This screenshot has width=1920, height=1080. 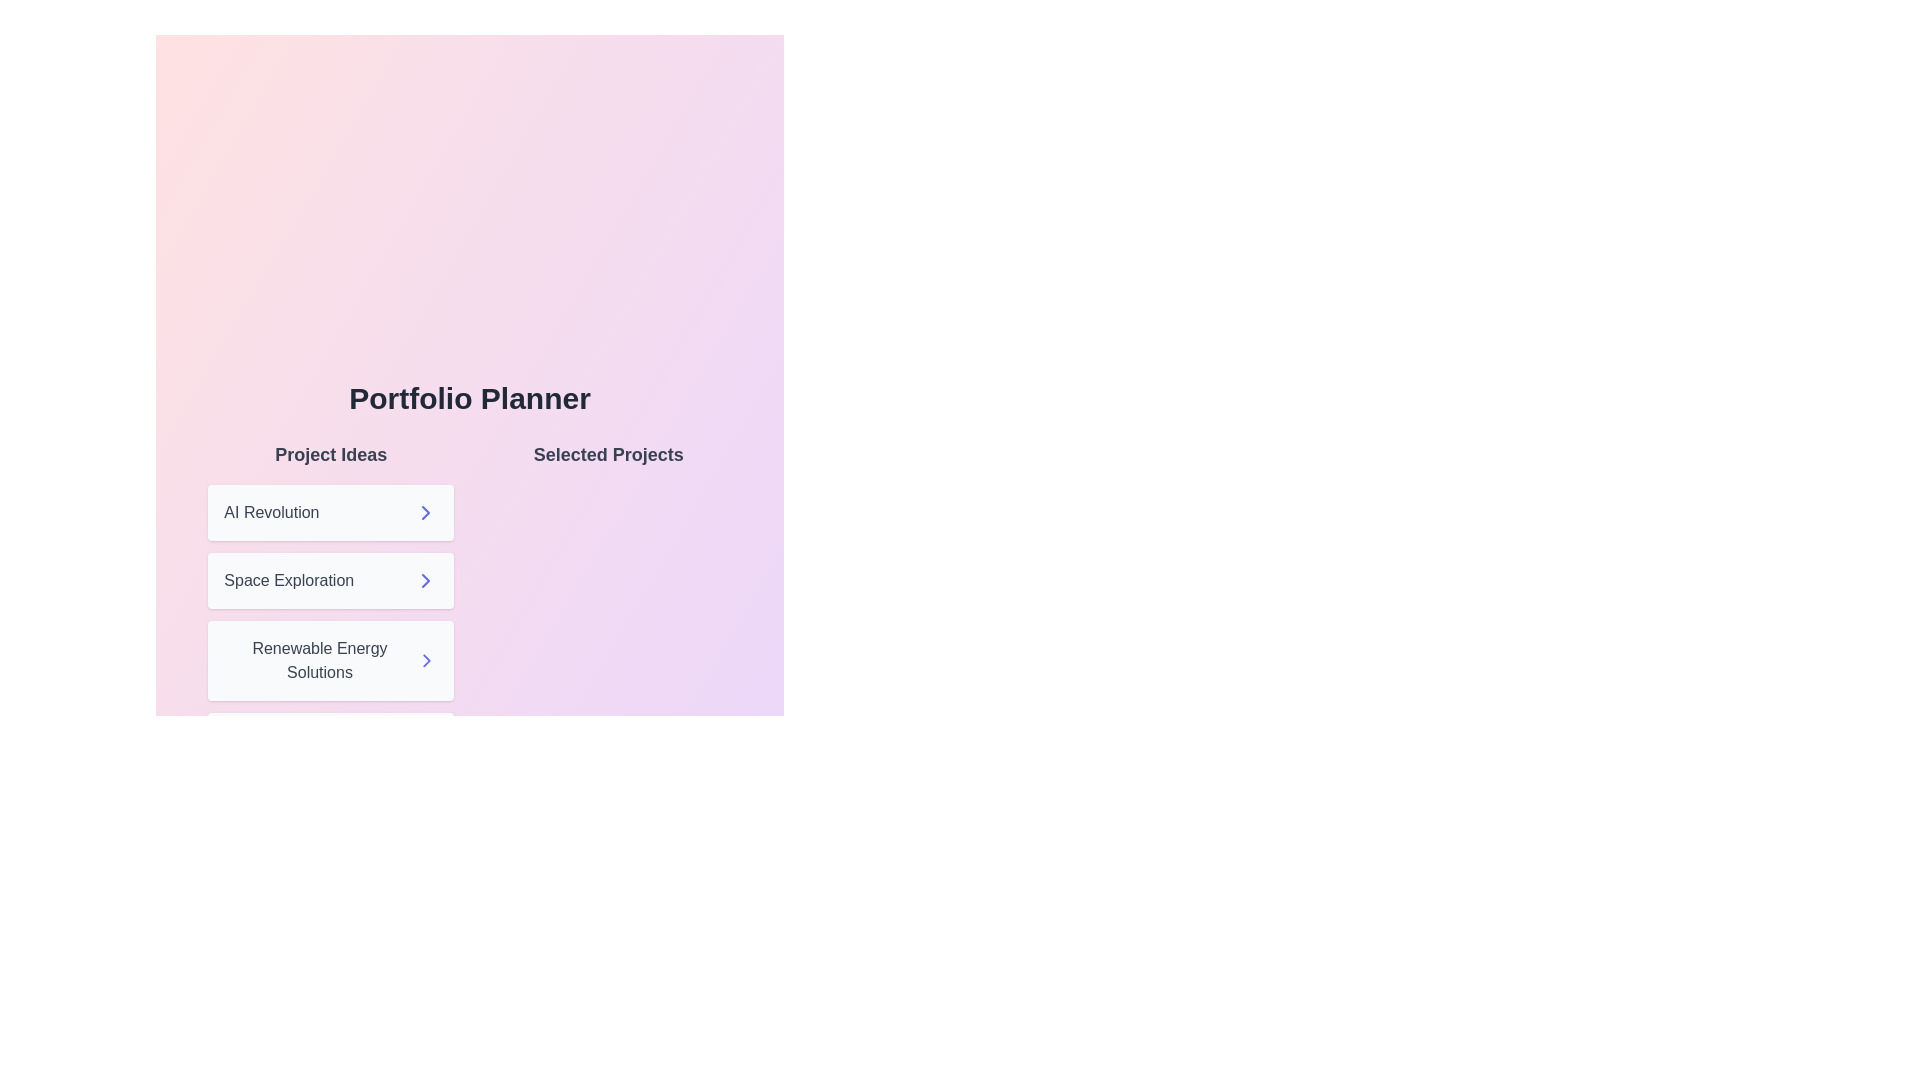 I want to click on right arrow next to the project idea 'Space Exploration' to move it to 'Selected Projects', so click(x=425, y=581).